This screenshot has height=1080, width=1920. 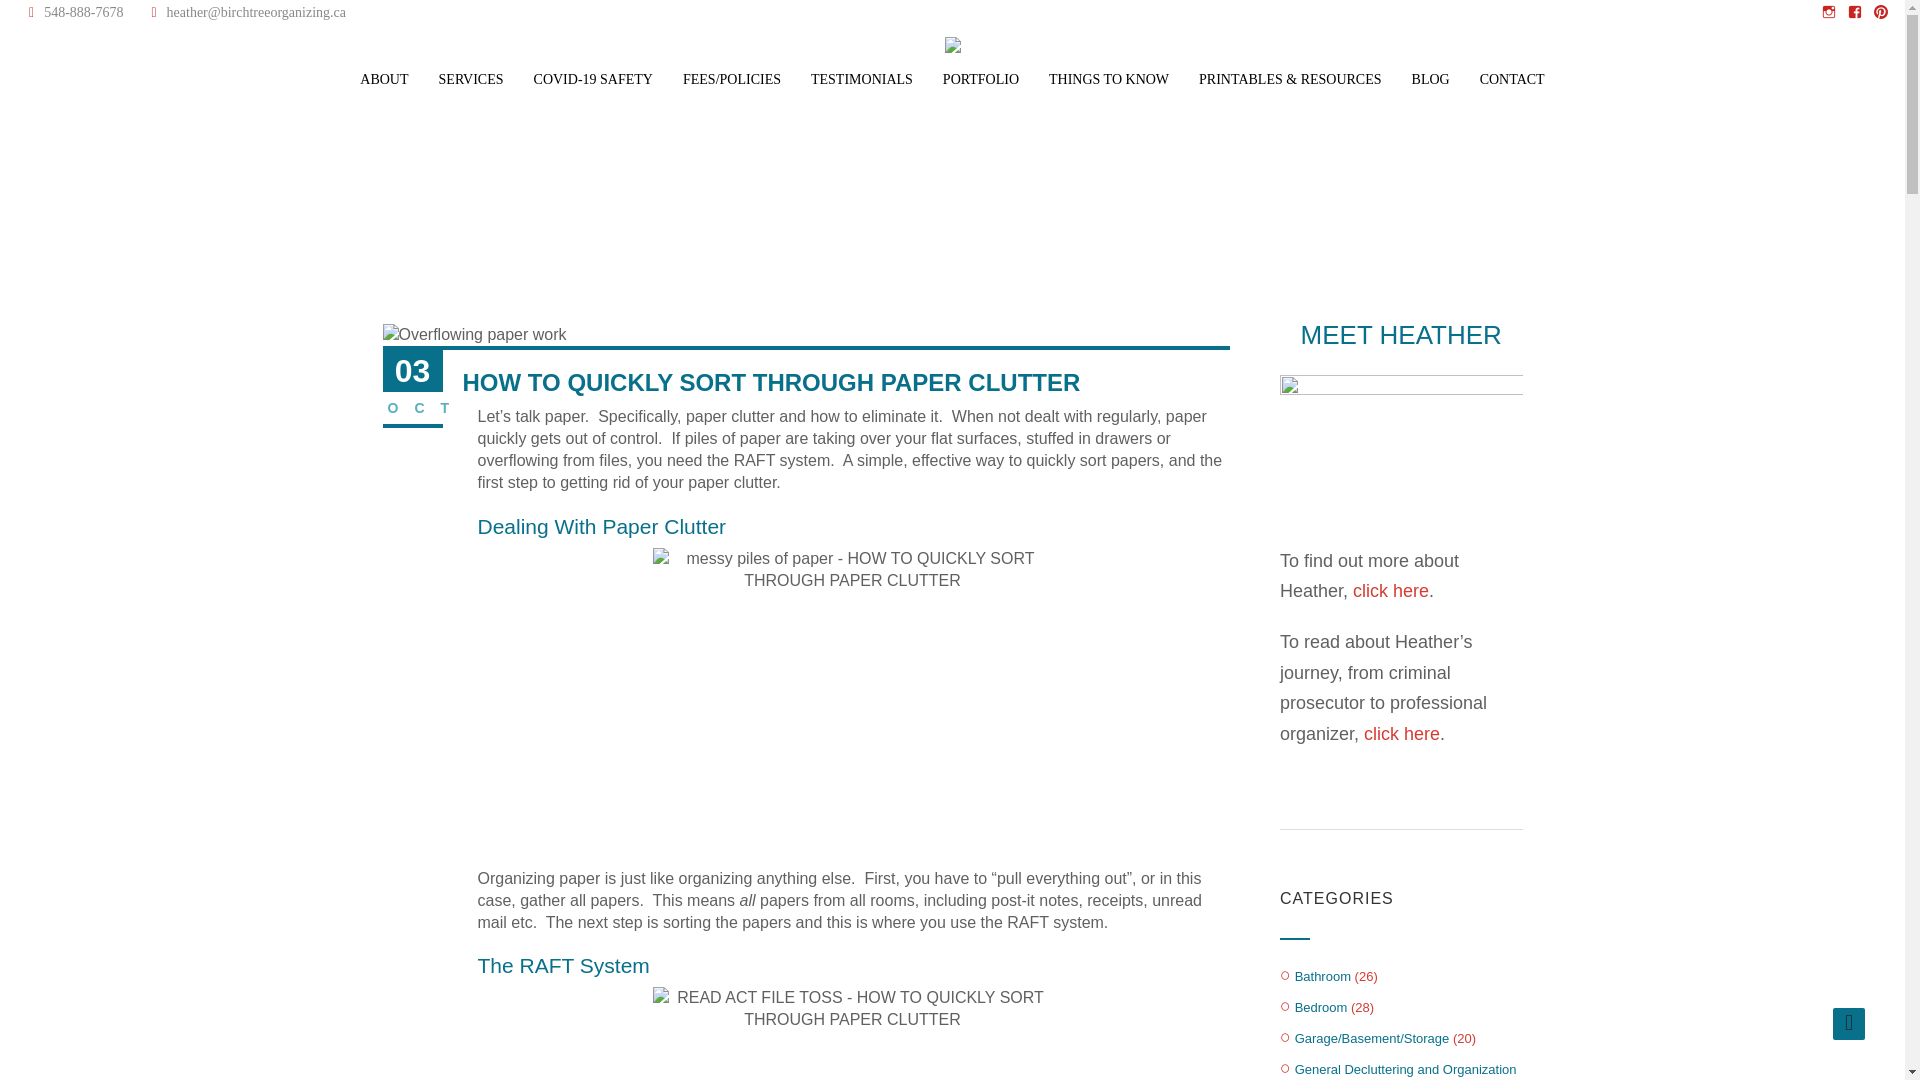 What do you see at coordinates (1832, 11) in the screenshot?
I see `'Instagram'` at bounding box center [1832, 11].